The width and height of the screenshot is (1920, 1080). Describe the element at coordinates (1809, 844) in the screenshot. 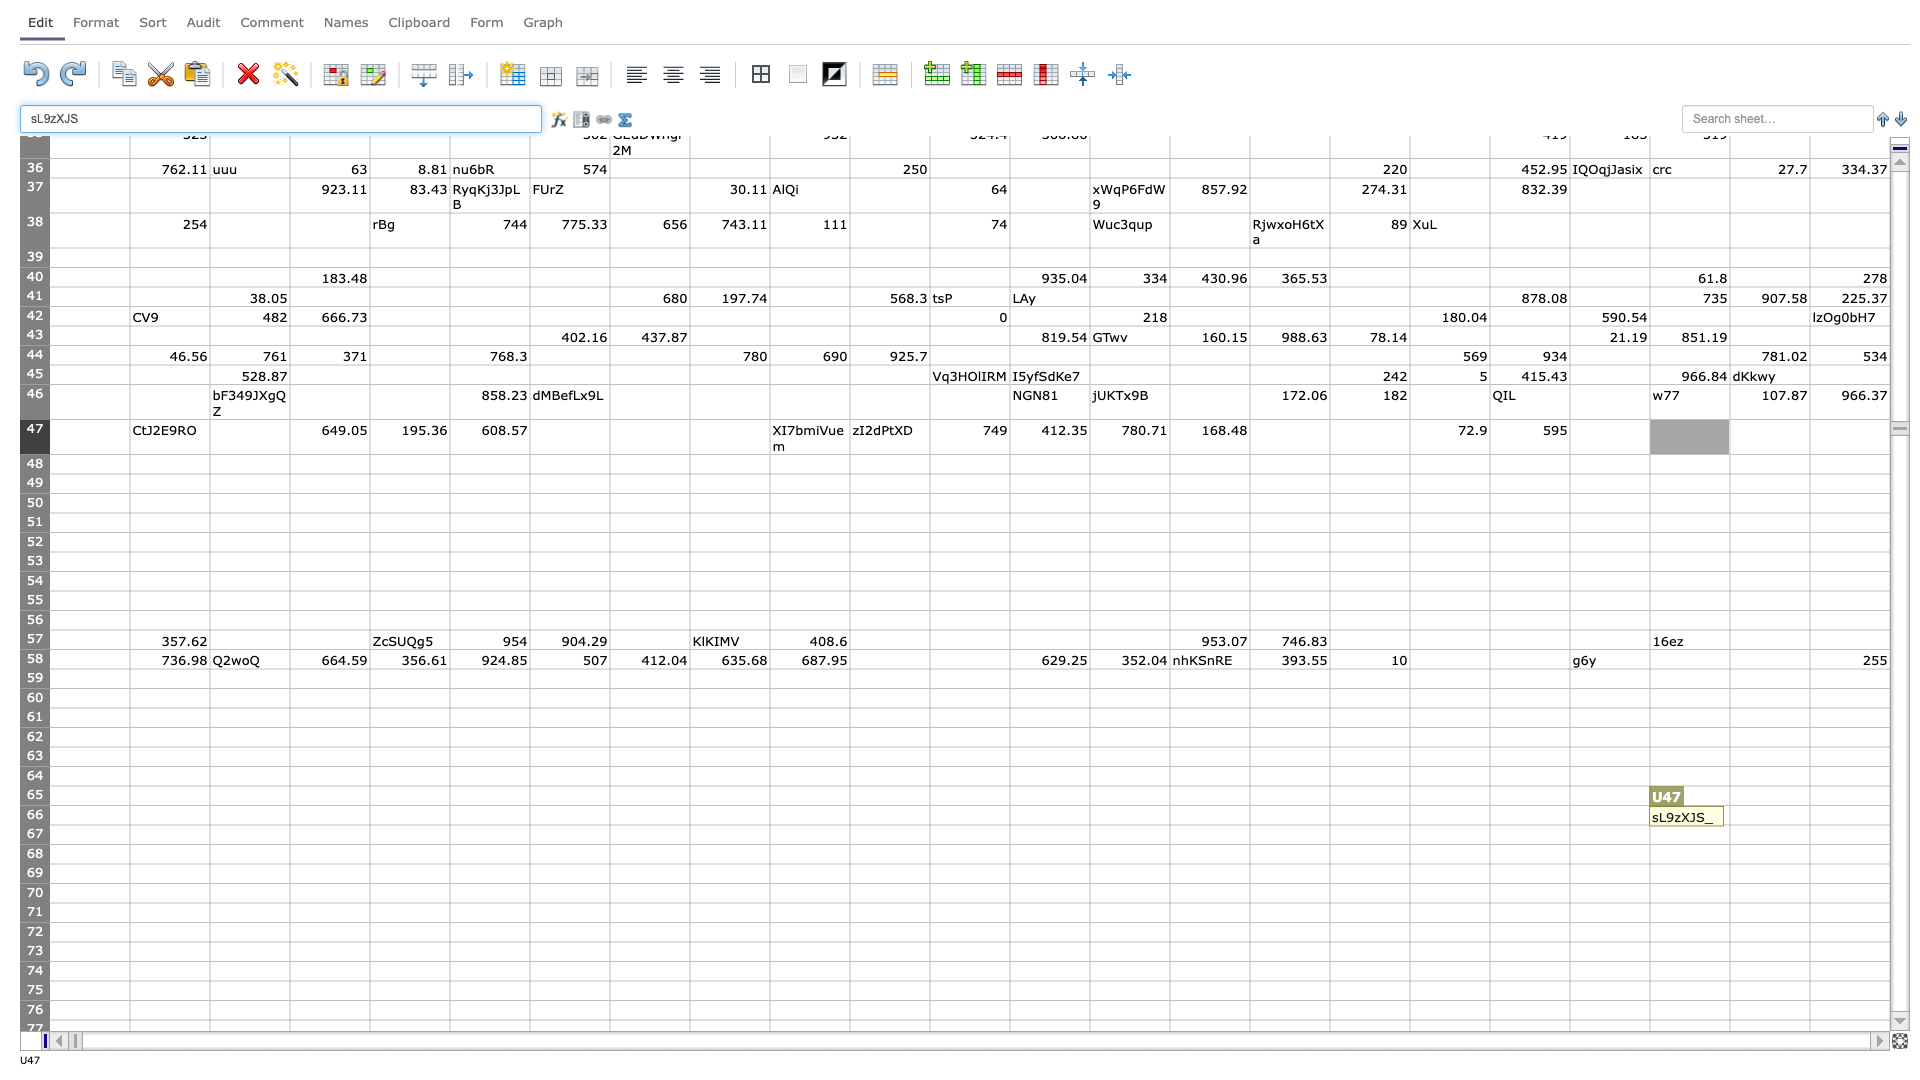

I see `Fill handle of cell V-67` at that location.